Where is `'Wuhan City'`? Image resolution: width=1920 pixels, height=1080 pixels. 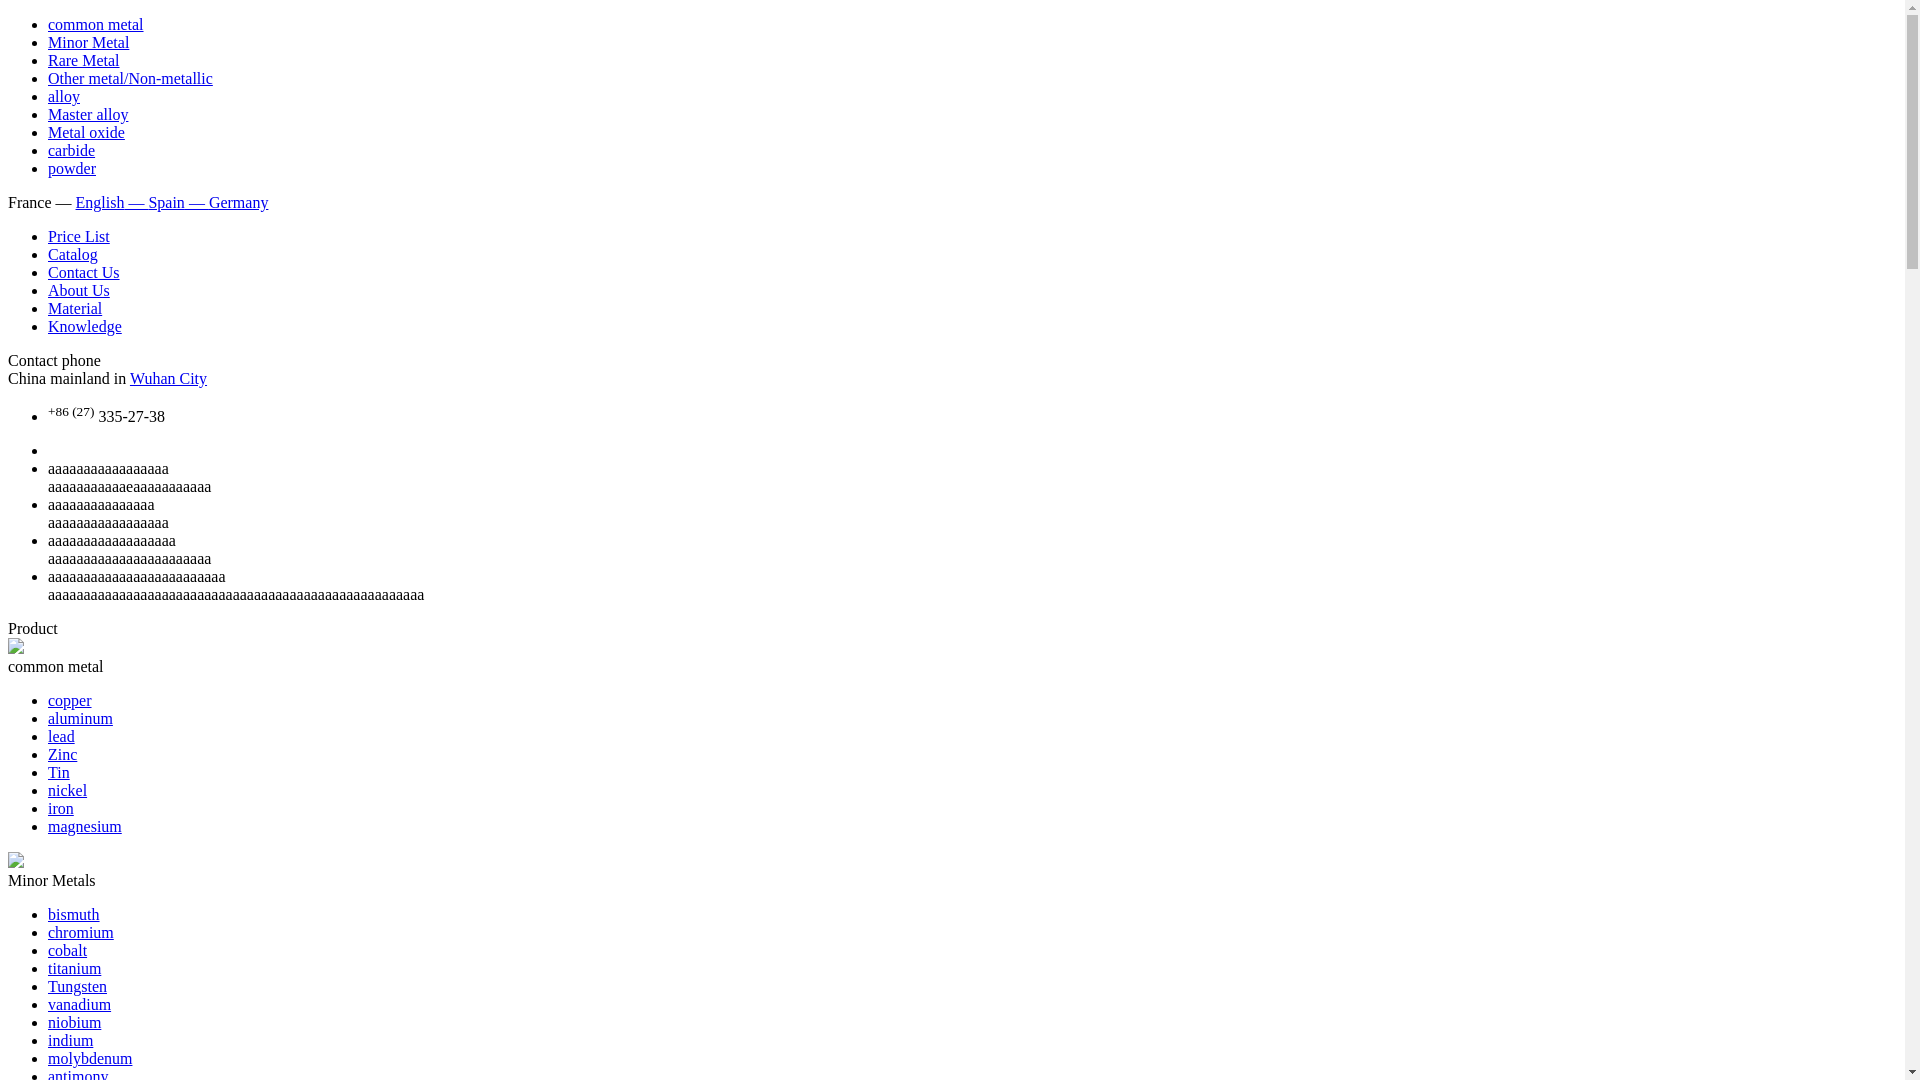 'Wuhan City' is located at coordinates (168, 378).